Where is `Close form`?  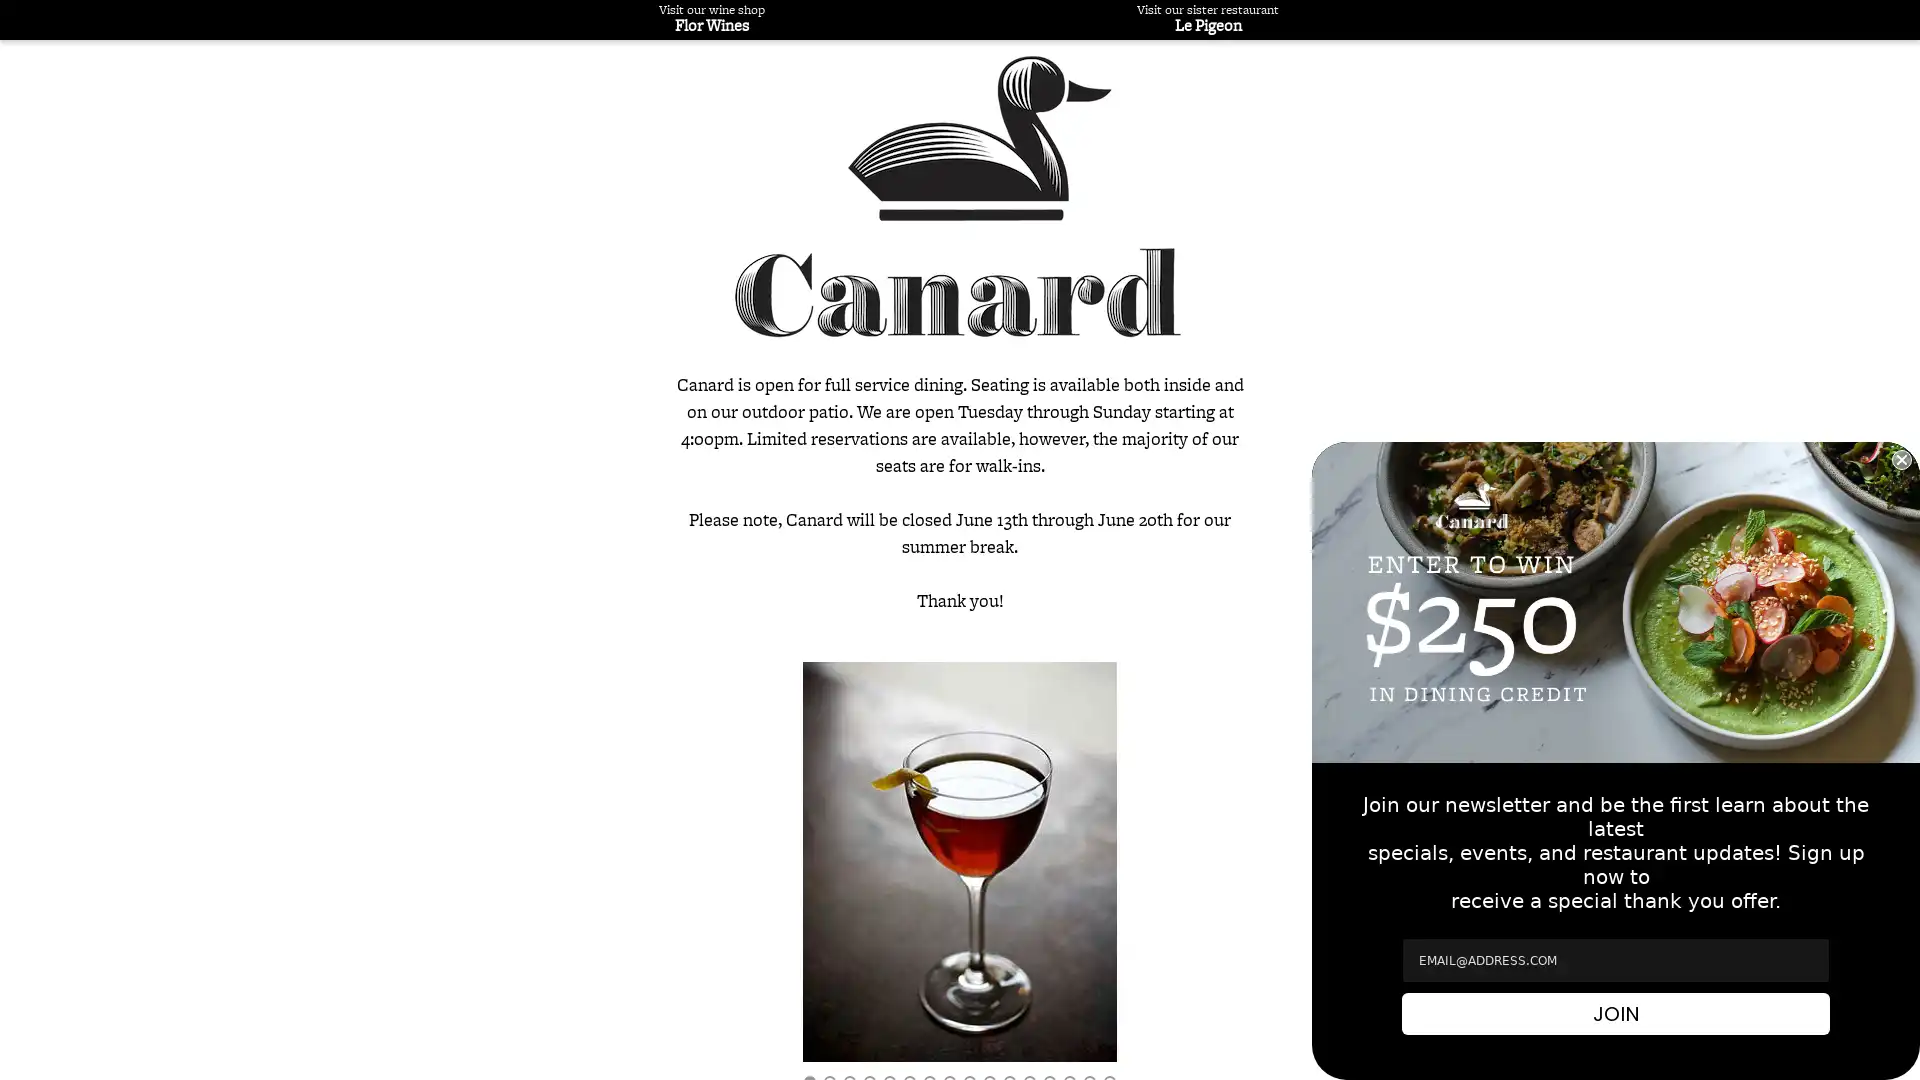 Close form is located at coordinates (1900, 459).